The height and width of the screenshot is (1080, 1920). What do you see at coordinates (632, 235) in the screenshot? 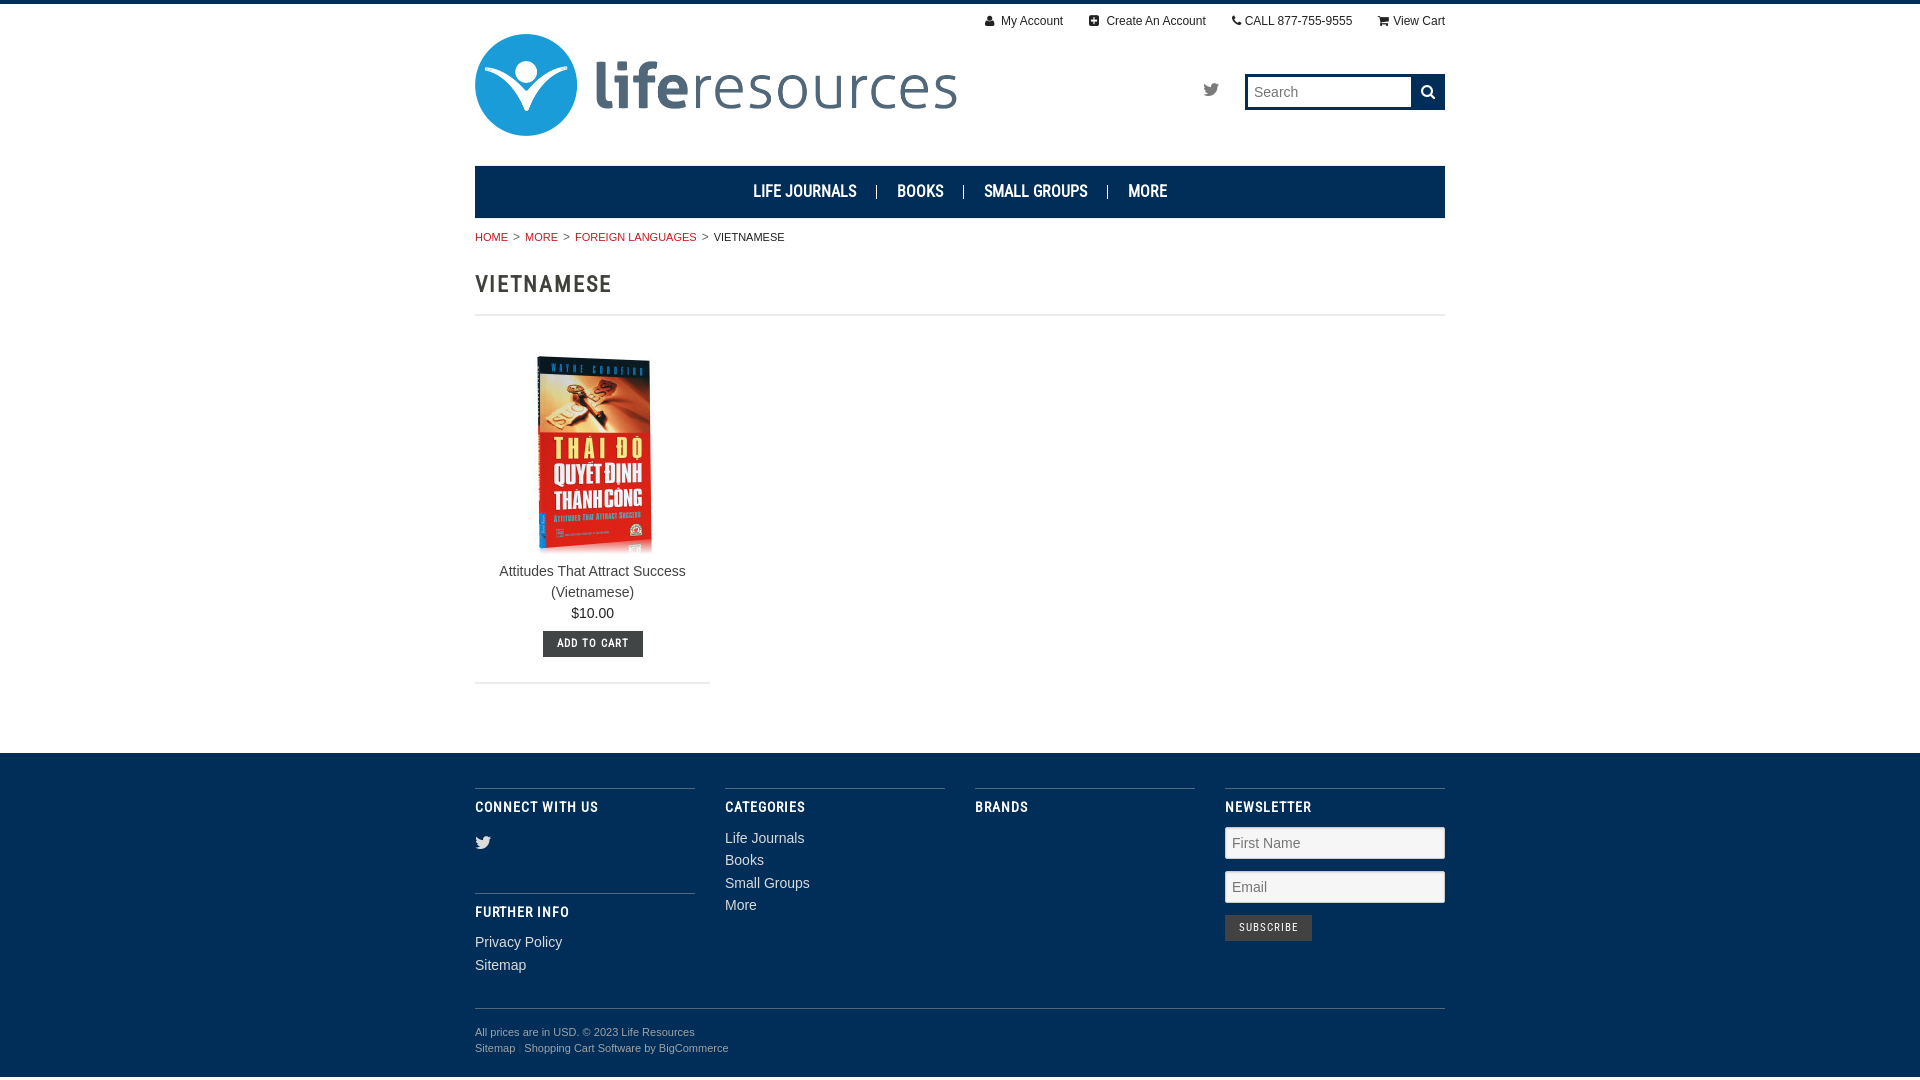
I see `'FOREIGN LANGUAGES'` at bounding box center [632, 235].